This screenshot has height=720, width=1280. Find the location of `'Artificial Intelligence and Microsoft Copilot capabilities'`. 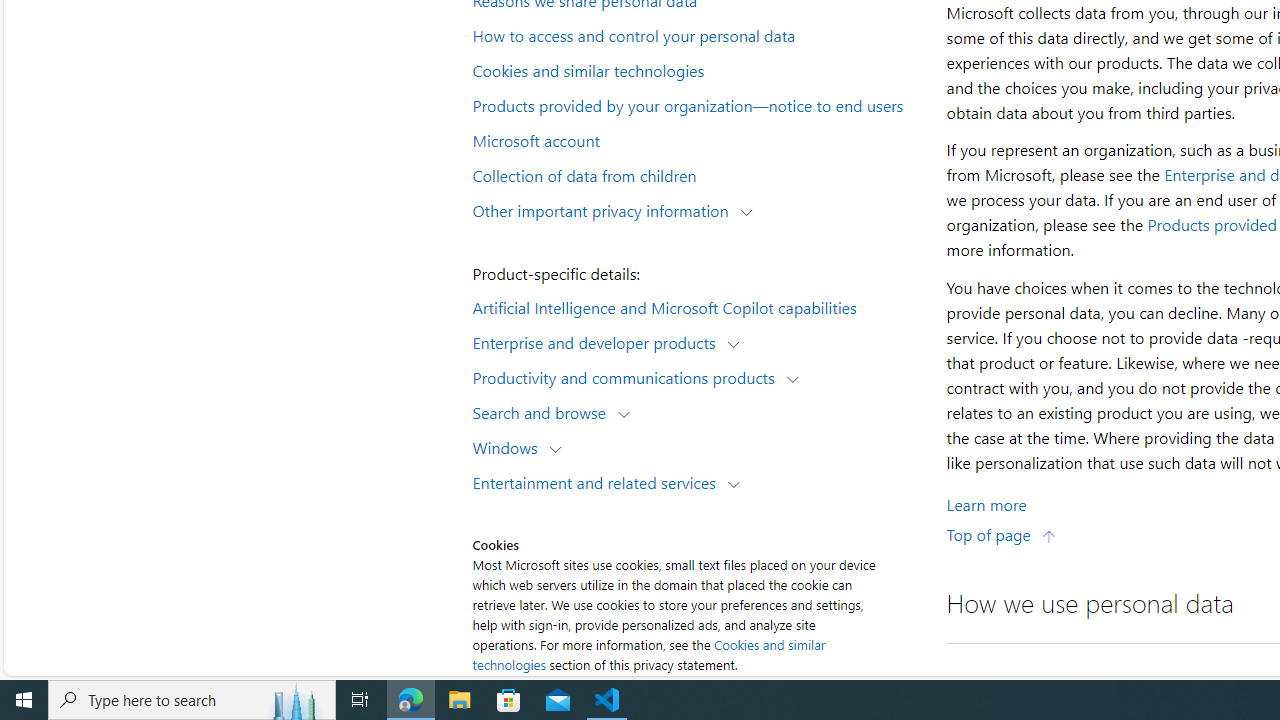

'Artificial Intelligence and Microsoft Copilot capabilities' is located at coordinates (696, 306).